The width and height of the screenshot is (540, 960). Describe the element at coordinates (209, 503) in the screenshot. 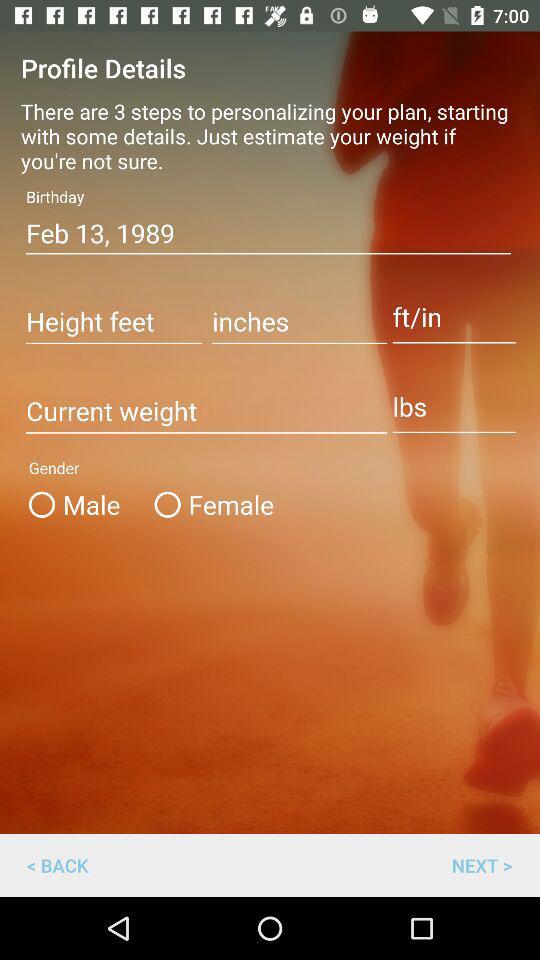

I see `female icon` at that location.